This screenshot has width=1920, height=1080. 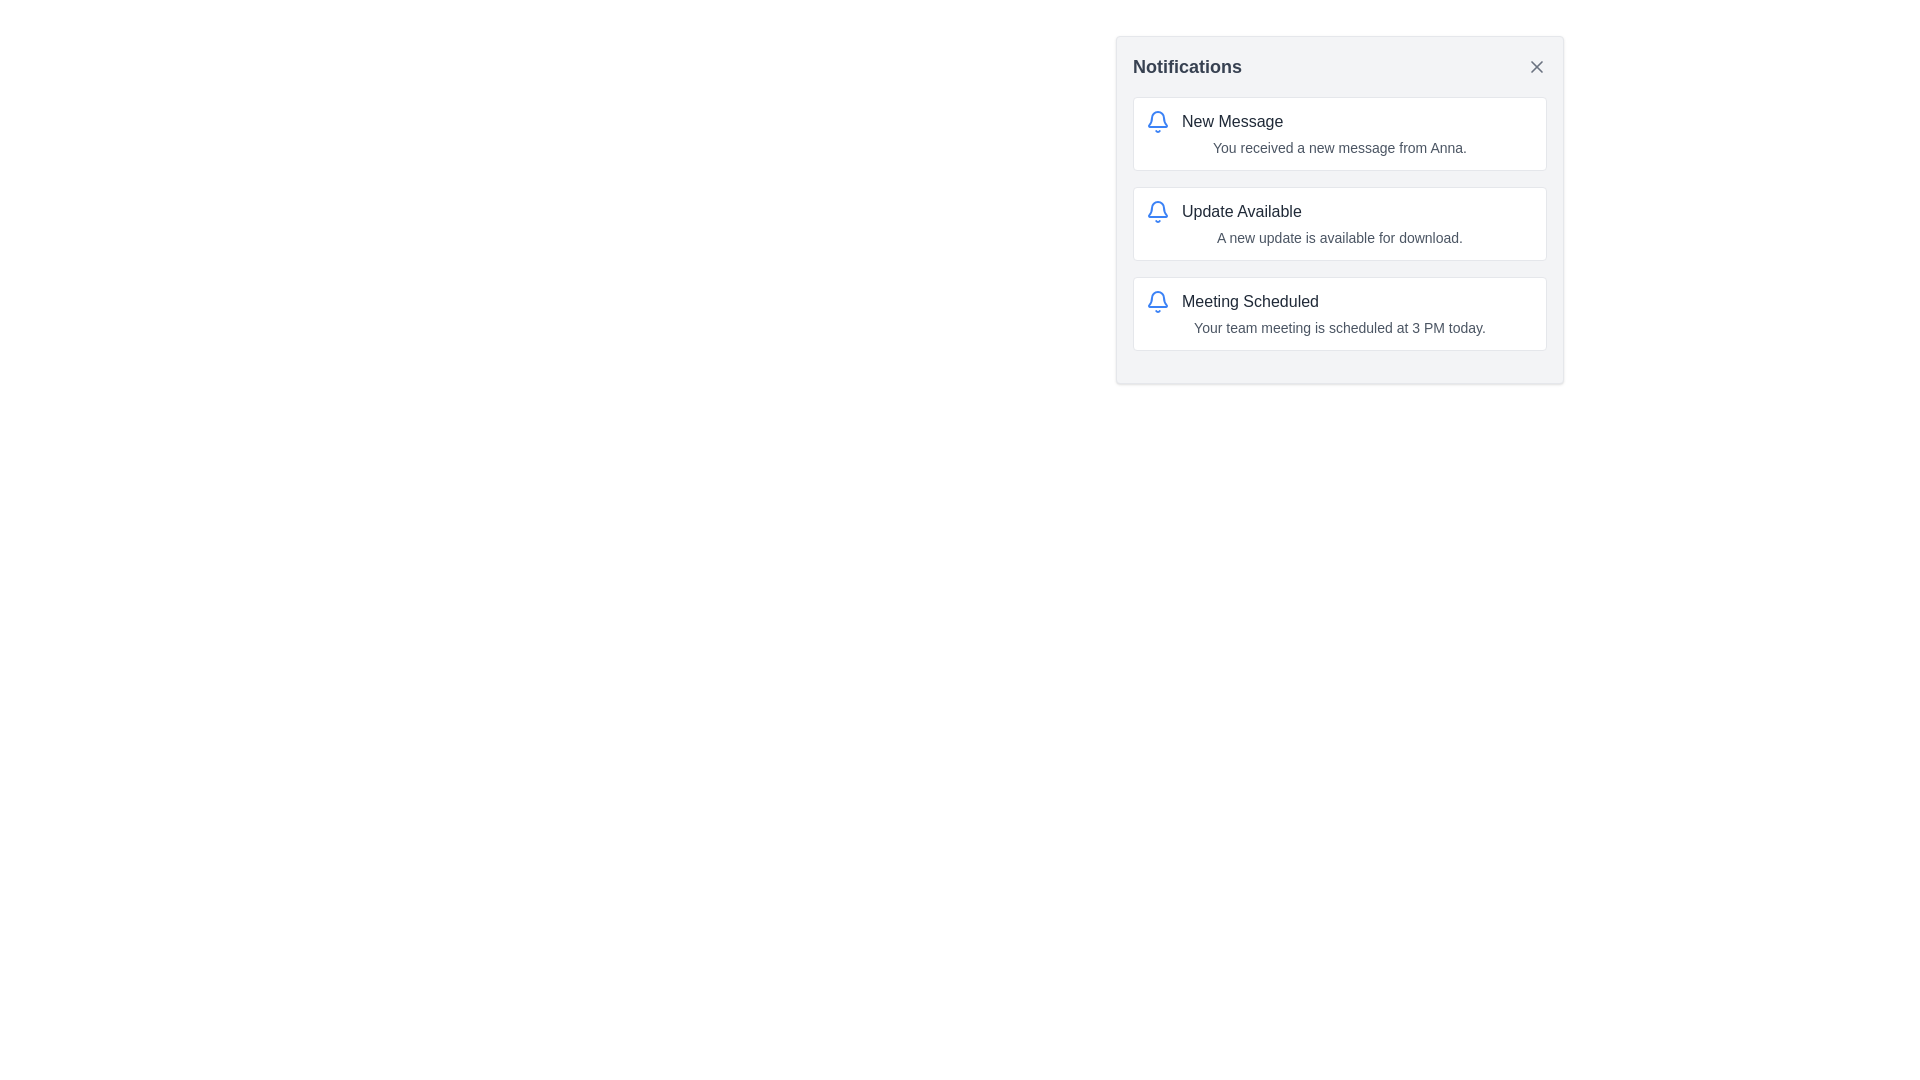 I want to click on the notification bell icon, which indicates notifications and is located near the top-left corner of the notification panel, next to the 'New Message' label, so click(x=1157, y=119).